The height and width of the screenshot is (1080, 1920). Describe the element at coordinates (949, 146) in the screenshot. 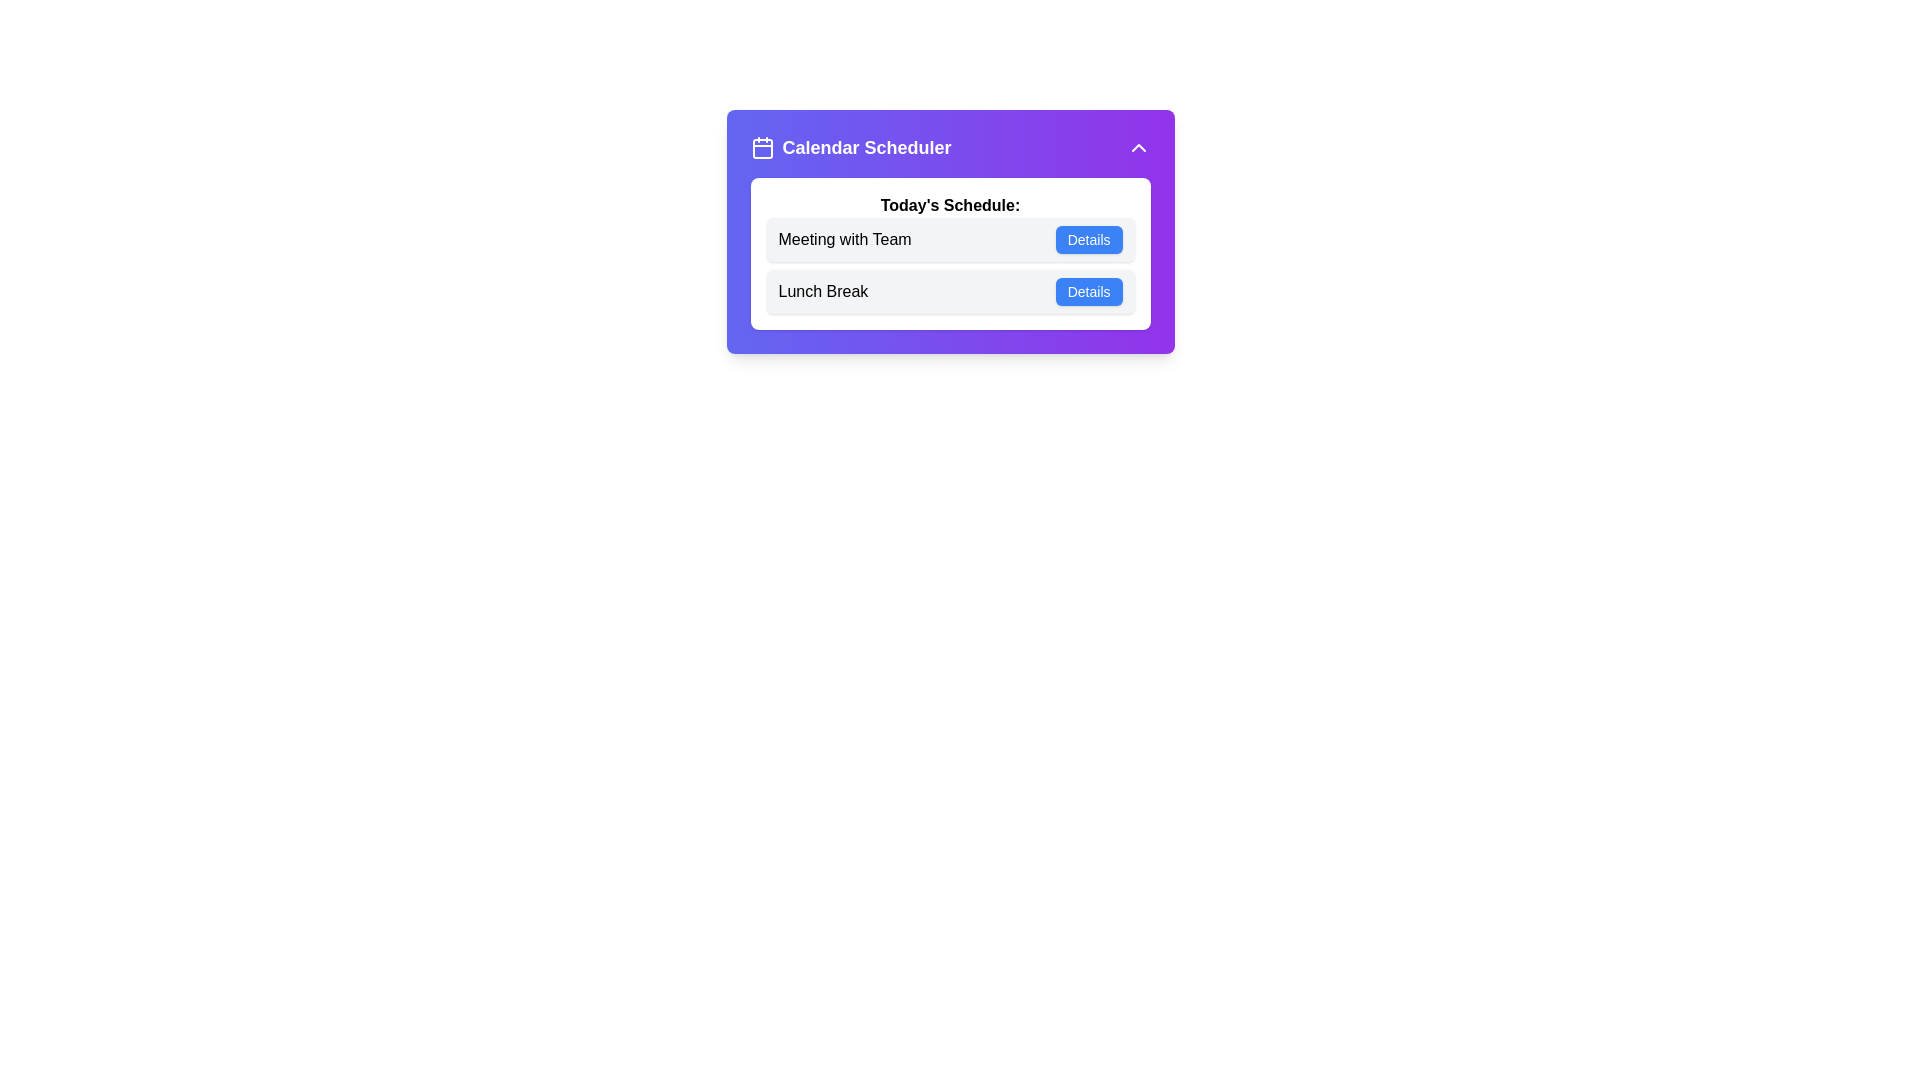

I see `the header of the SchedulerMenu to toggle the panel` at that location.